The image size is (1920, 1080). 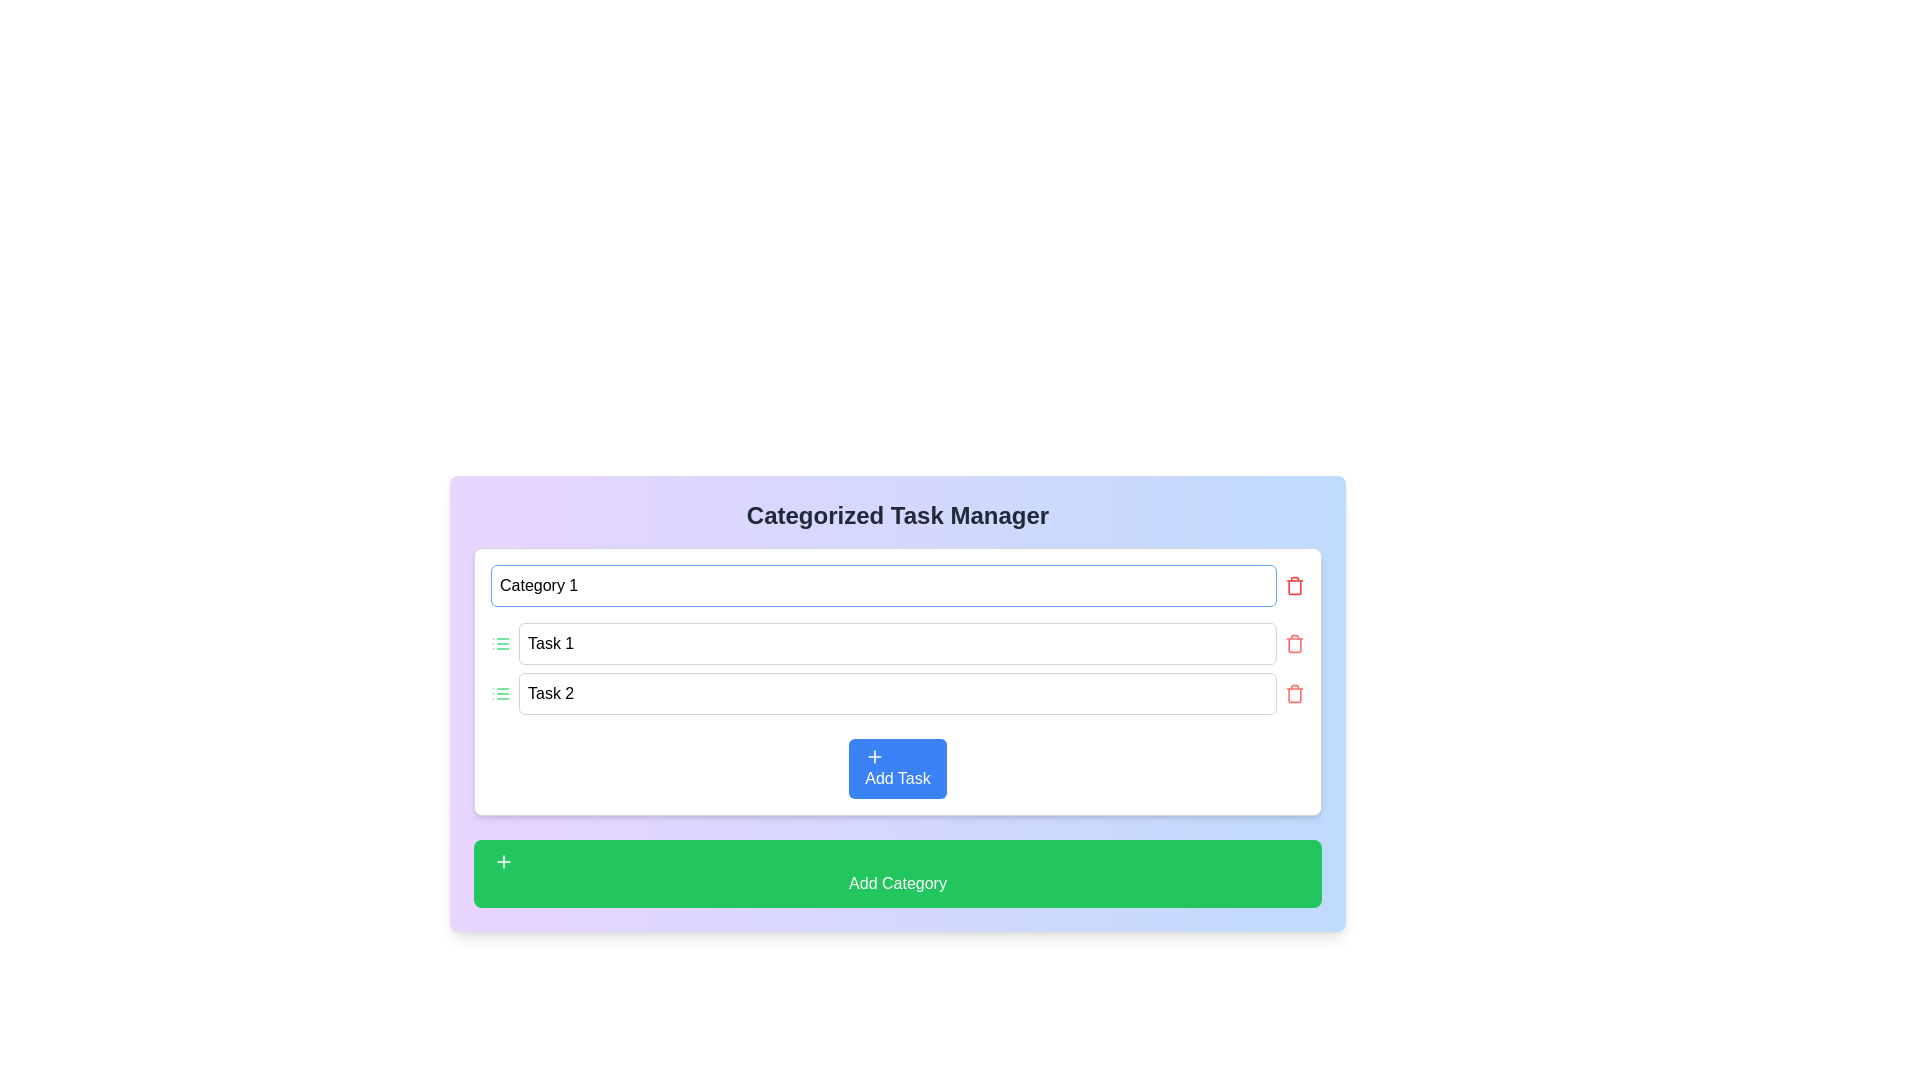 What do you see at coordinates (504, 860) in the screenshot?
I see `the small green circular button containing a white plus (+) icon` at bounding box center [504, 860].